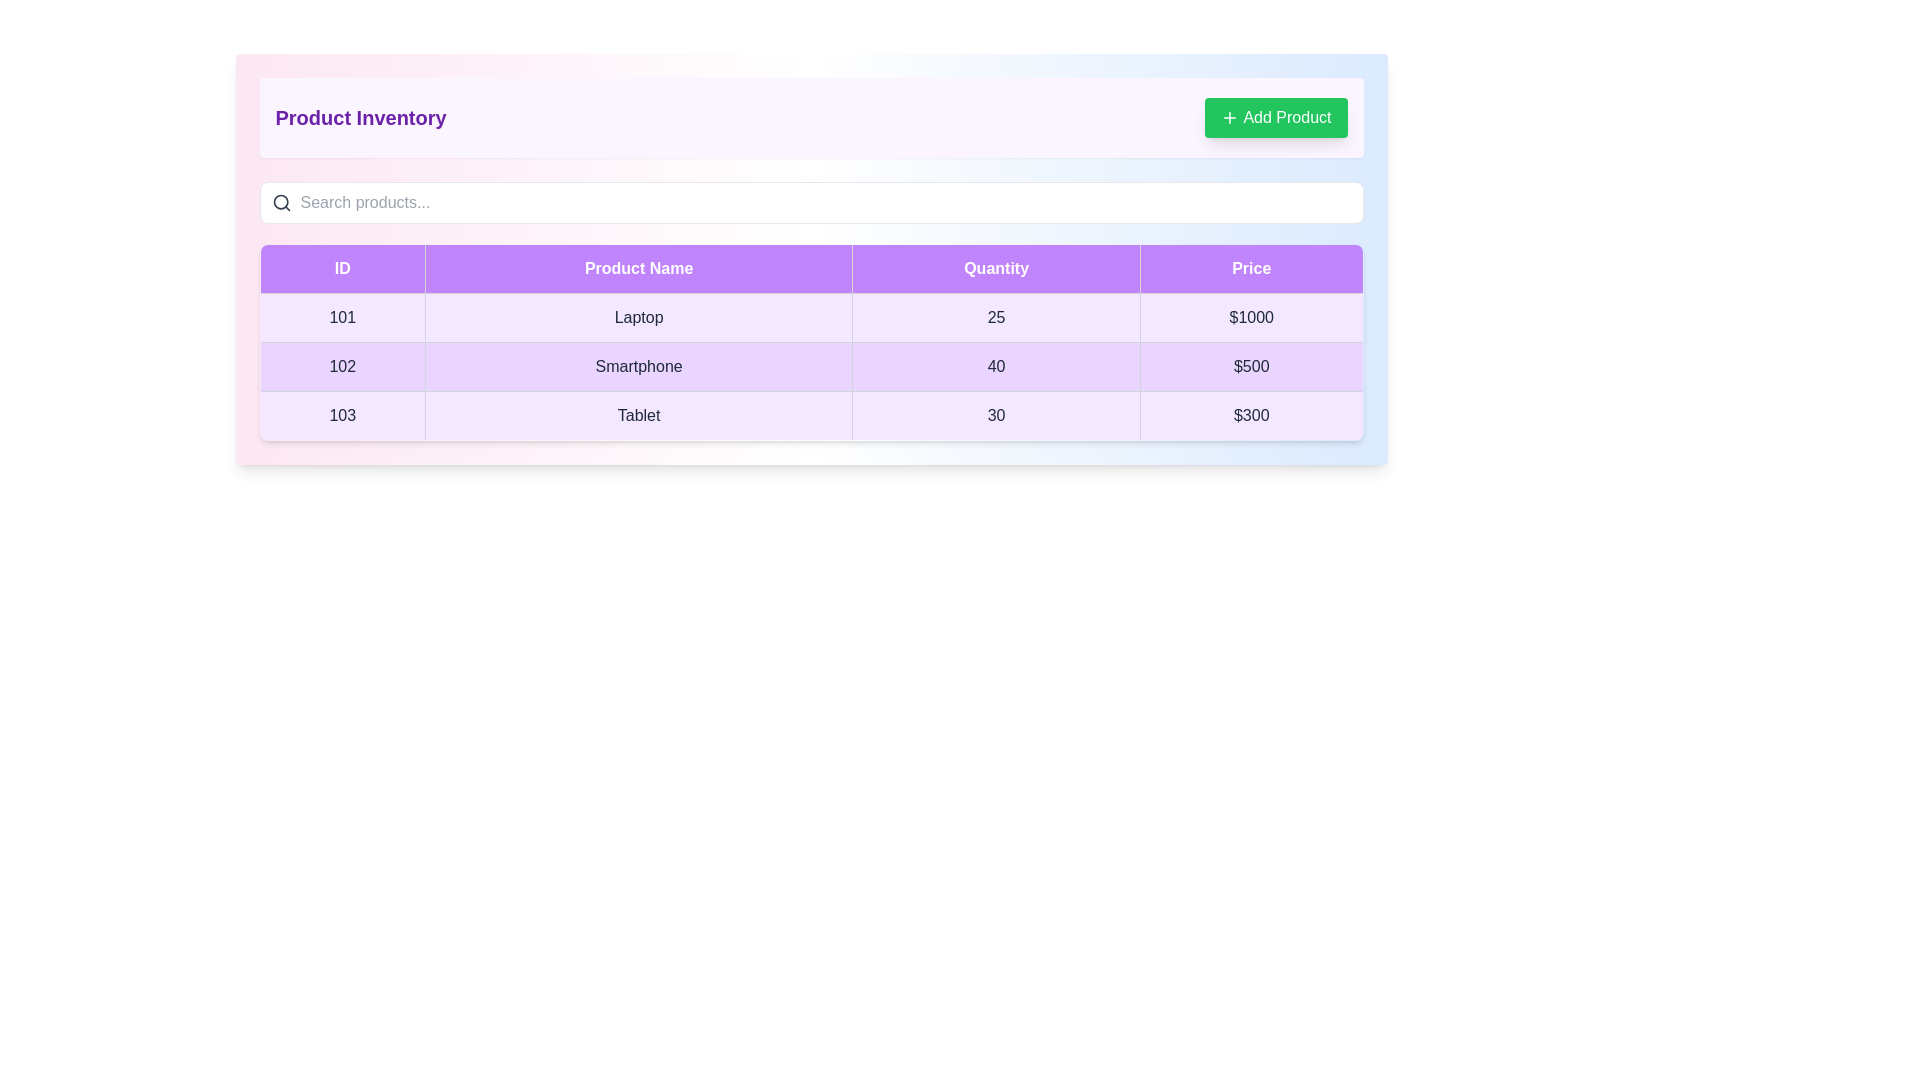 Image resolution: width=1920 pixels, height=1080 pixels. What do you see at coordinates (342, 366) in the screenshot?
I see `the static text field displaying '102' in the second row under the 'ID' column, which is styled in dark gray on a light purple background` at bounding box center [342, 366].